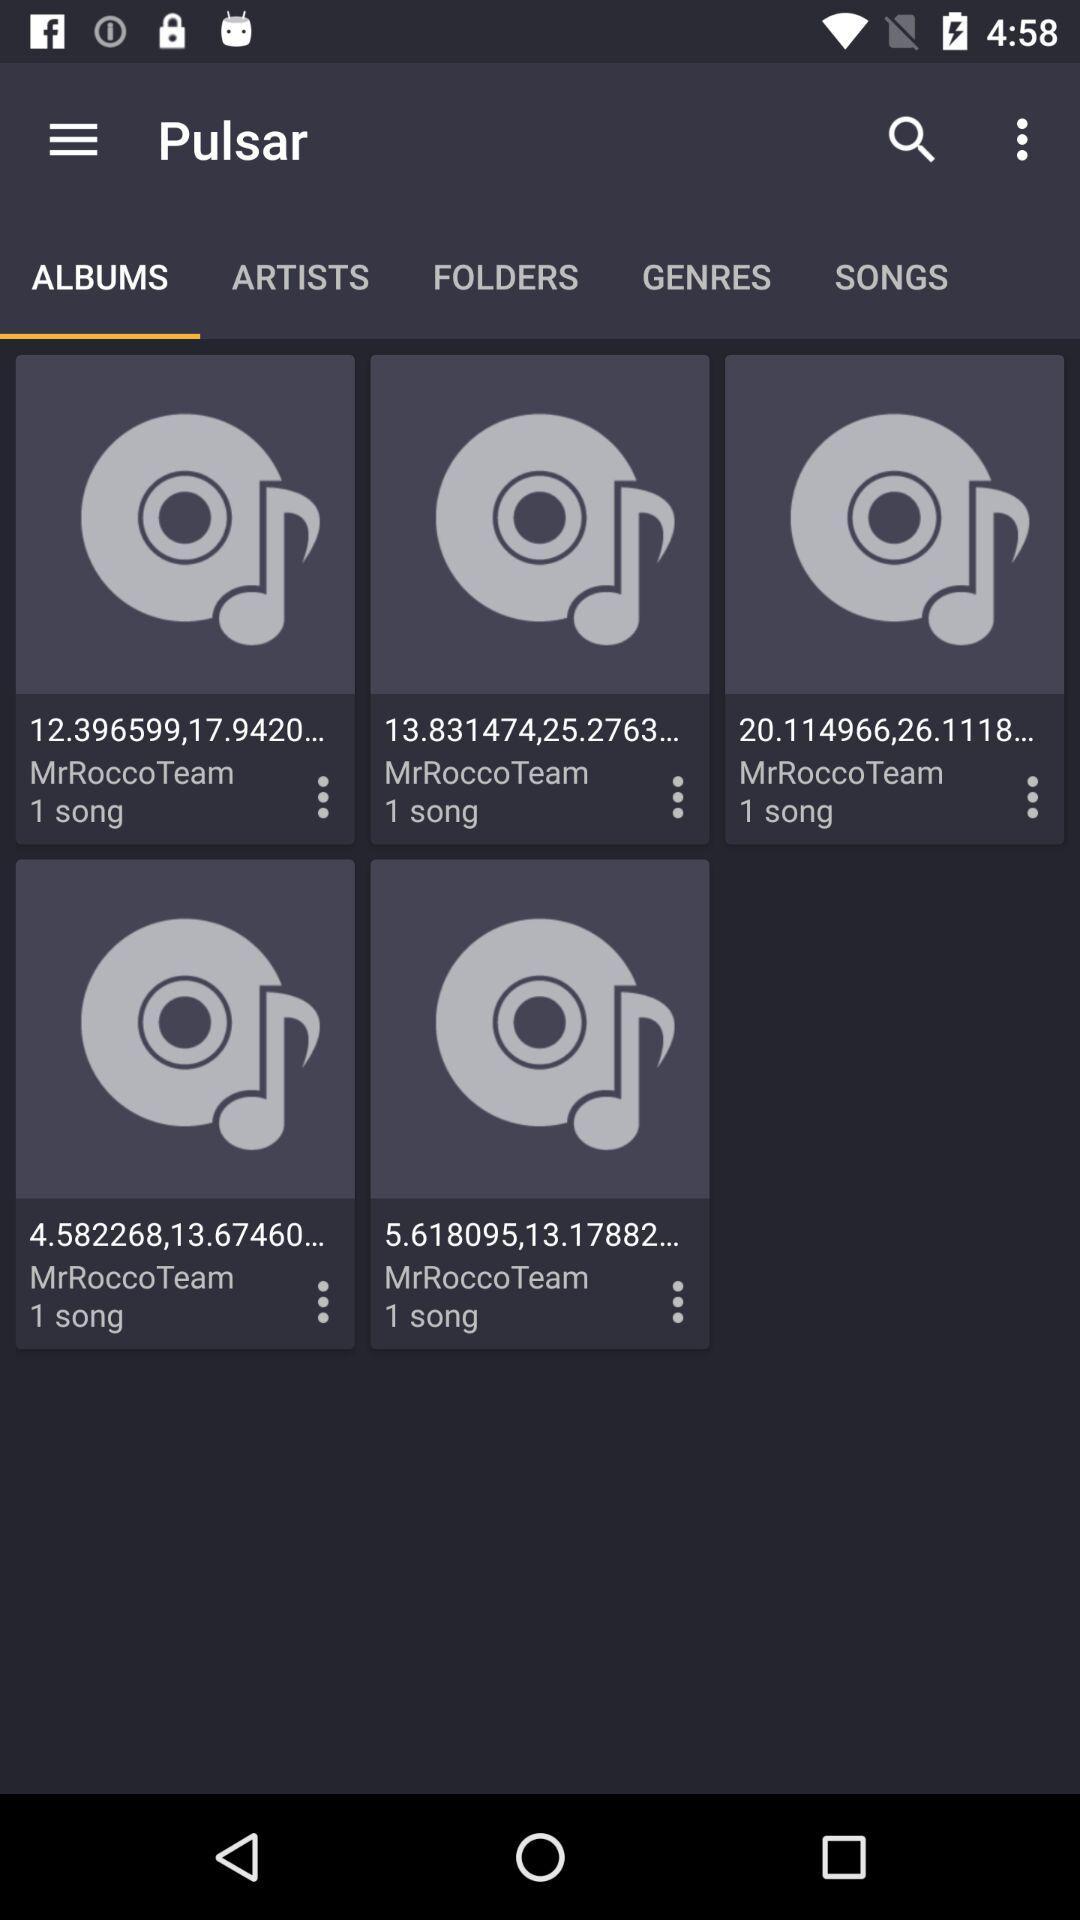  What do you see at coordinates (72, 138) in the screenshot?
I see `app to the left of pulsar` at bounding box center [72, 138].